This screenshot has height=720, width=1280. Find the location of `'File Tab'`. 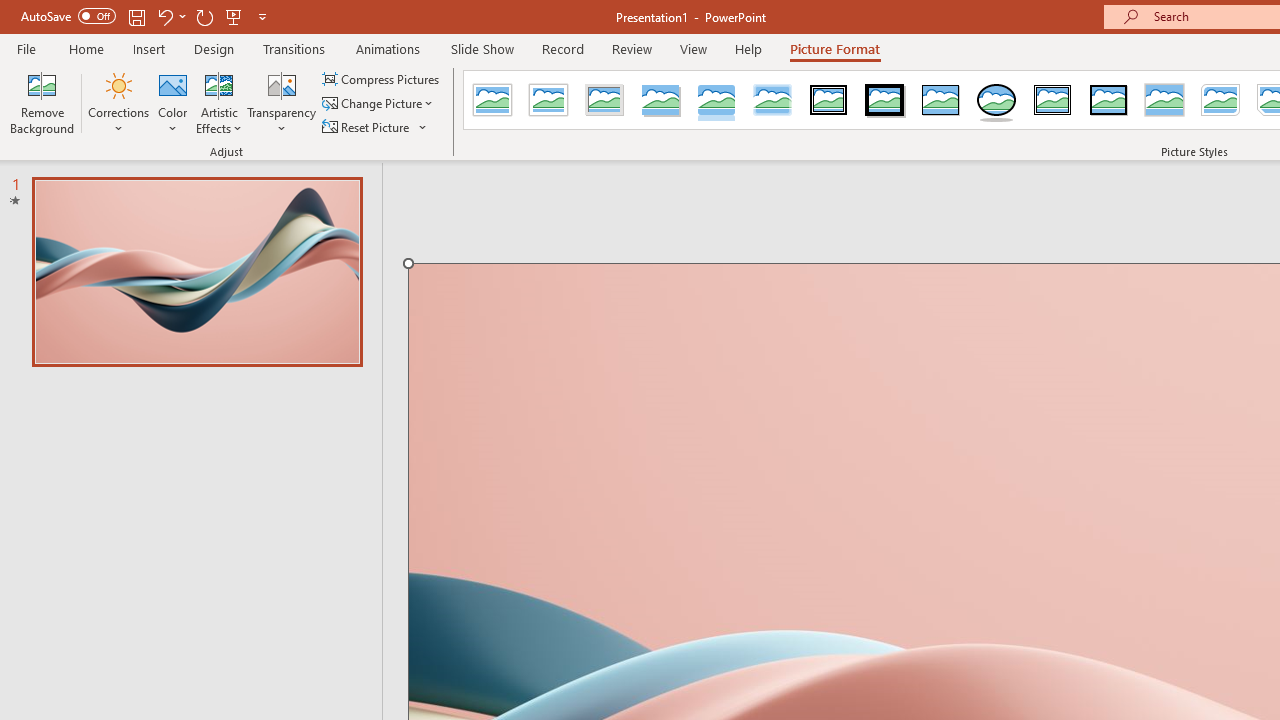

'File Tab' is located at coordinates (26, 47).